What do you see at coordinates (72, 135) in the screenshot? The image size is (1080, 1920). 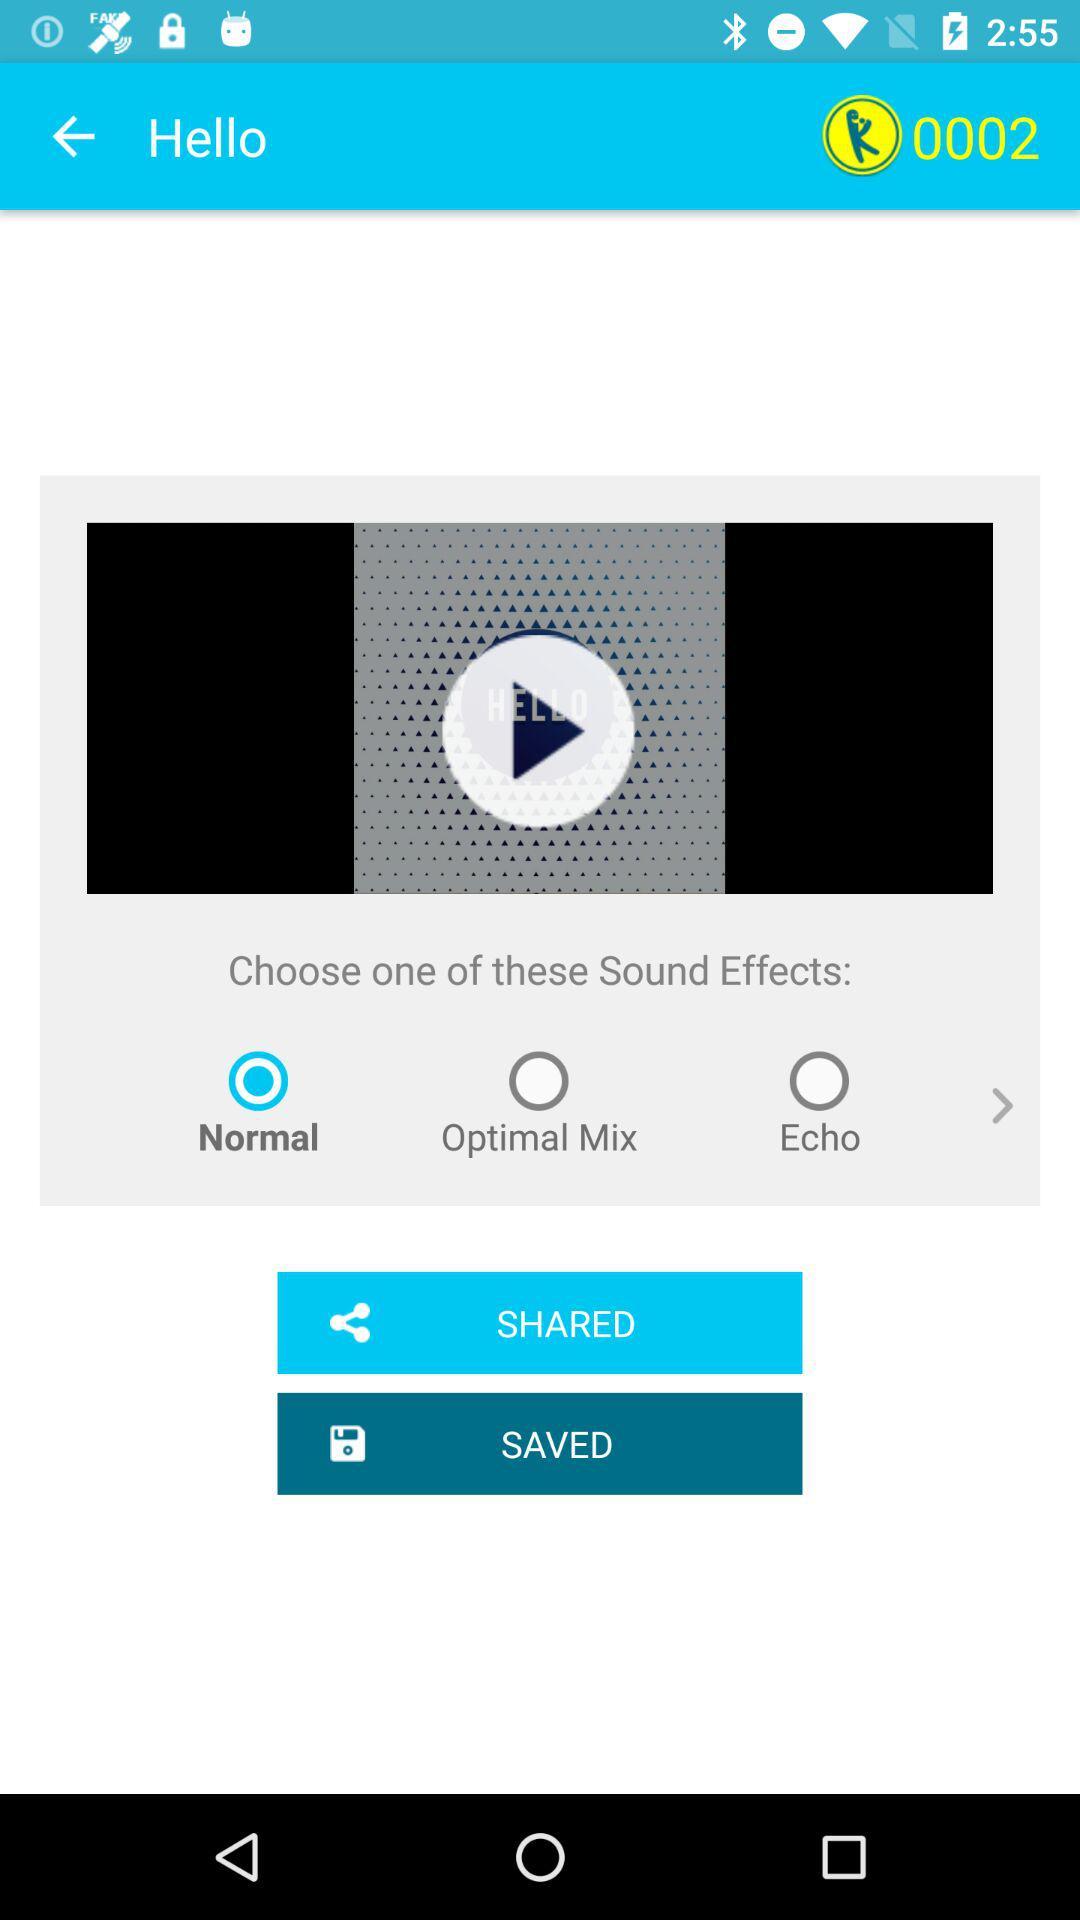 I see `the icon next to hello app` at bounding box center [72, 135].